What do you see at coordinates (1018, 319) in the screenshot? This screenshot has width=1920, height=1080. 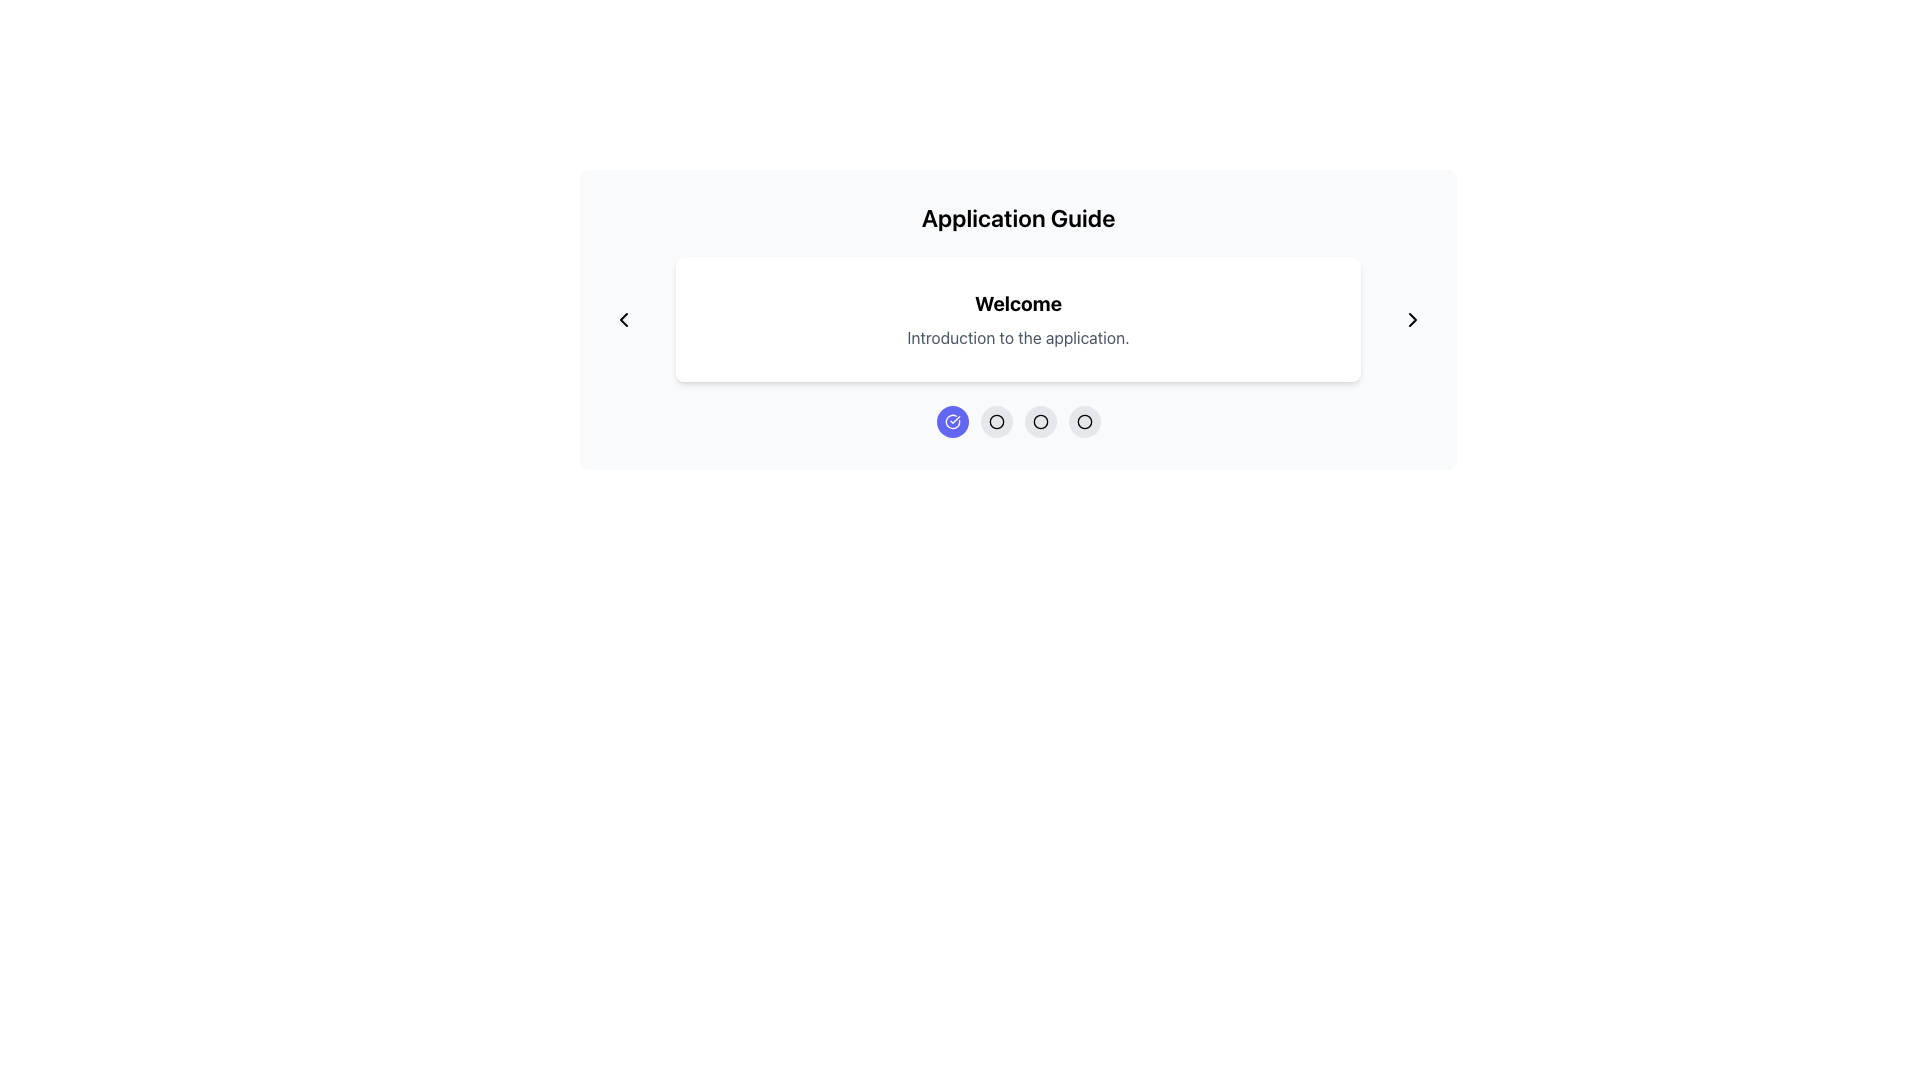 I see `the static informational section that displays a title and description, located below the 'Application Guide' header and above the circular indicators` at bounding box center [1018, 319].